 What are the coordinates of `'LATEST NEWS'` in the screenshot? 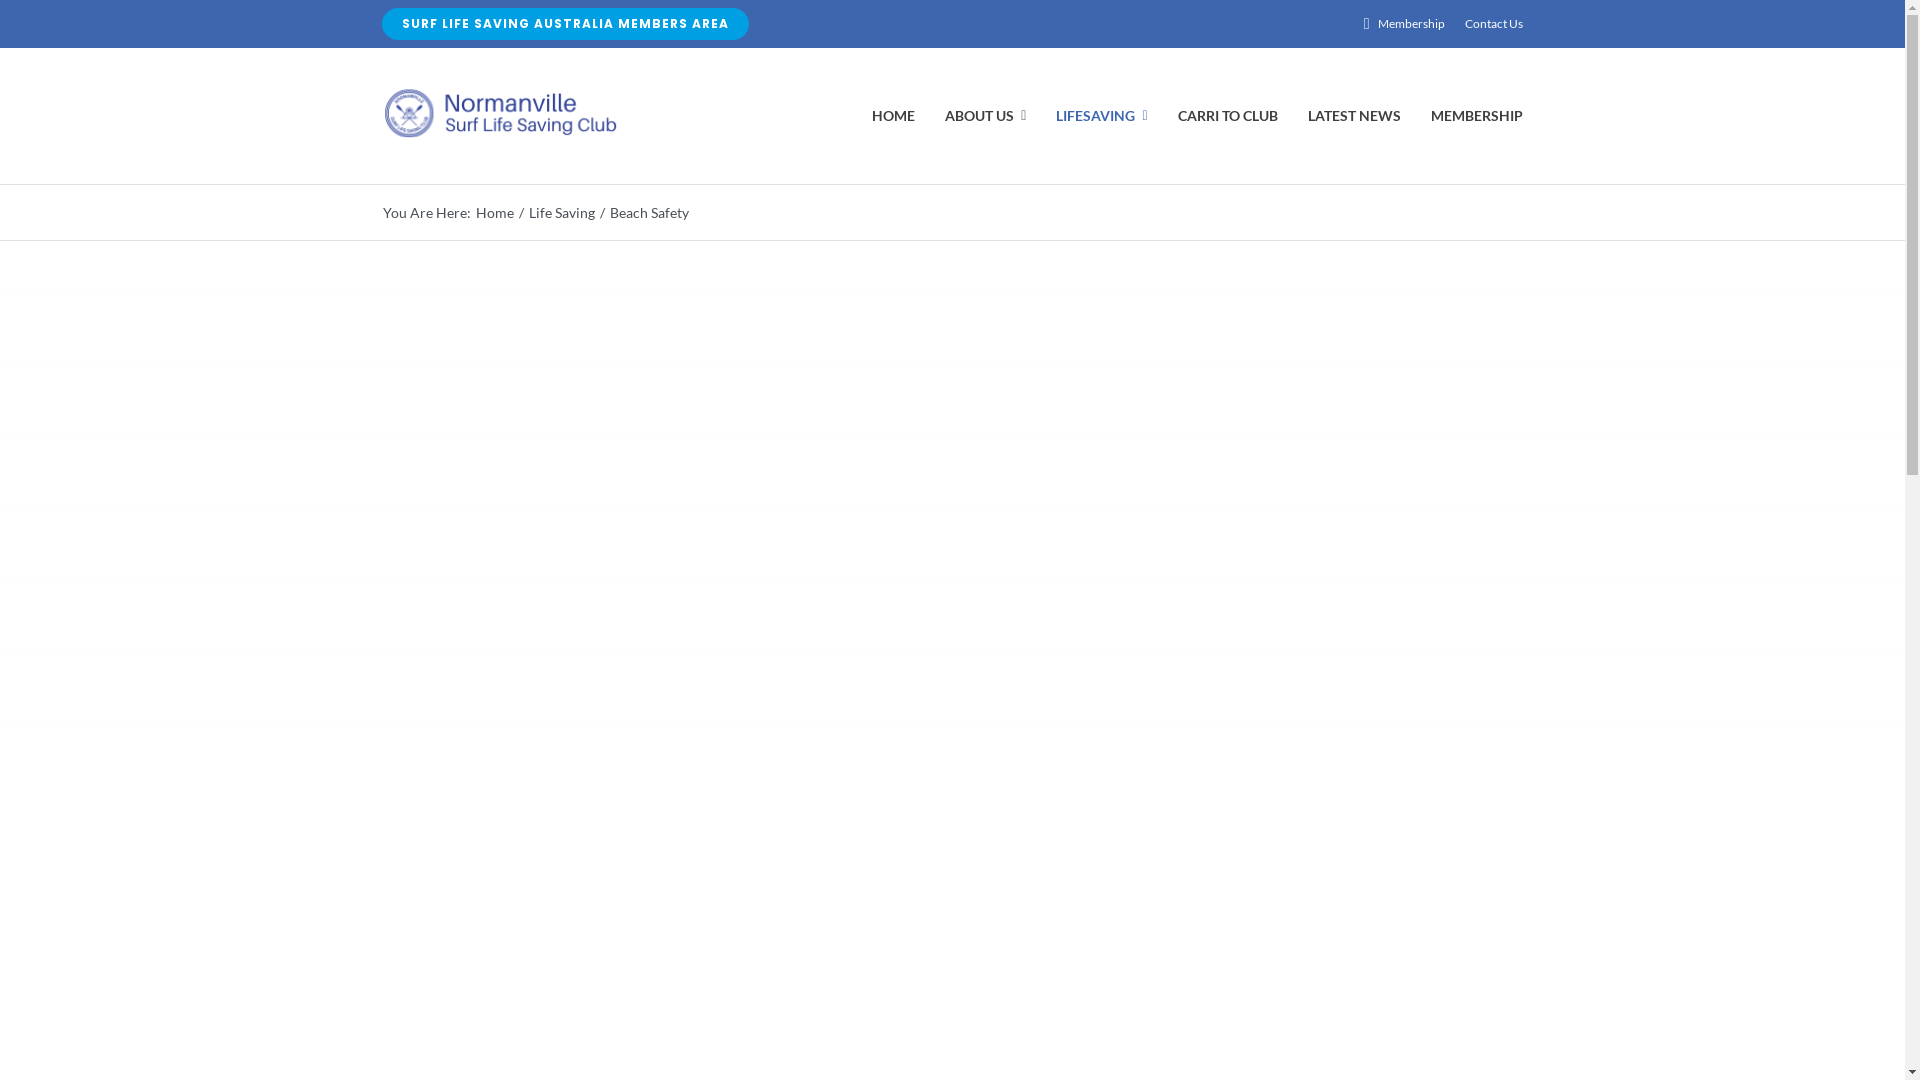 It's located at (1354, 115).